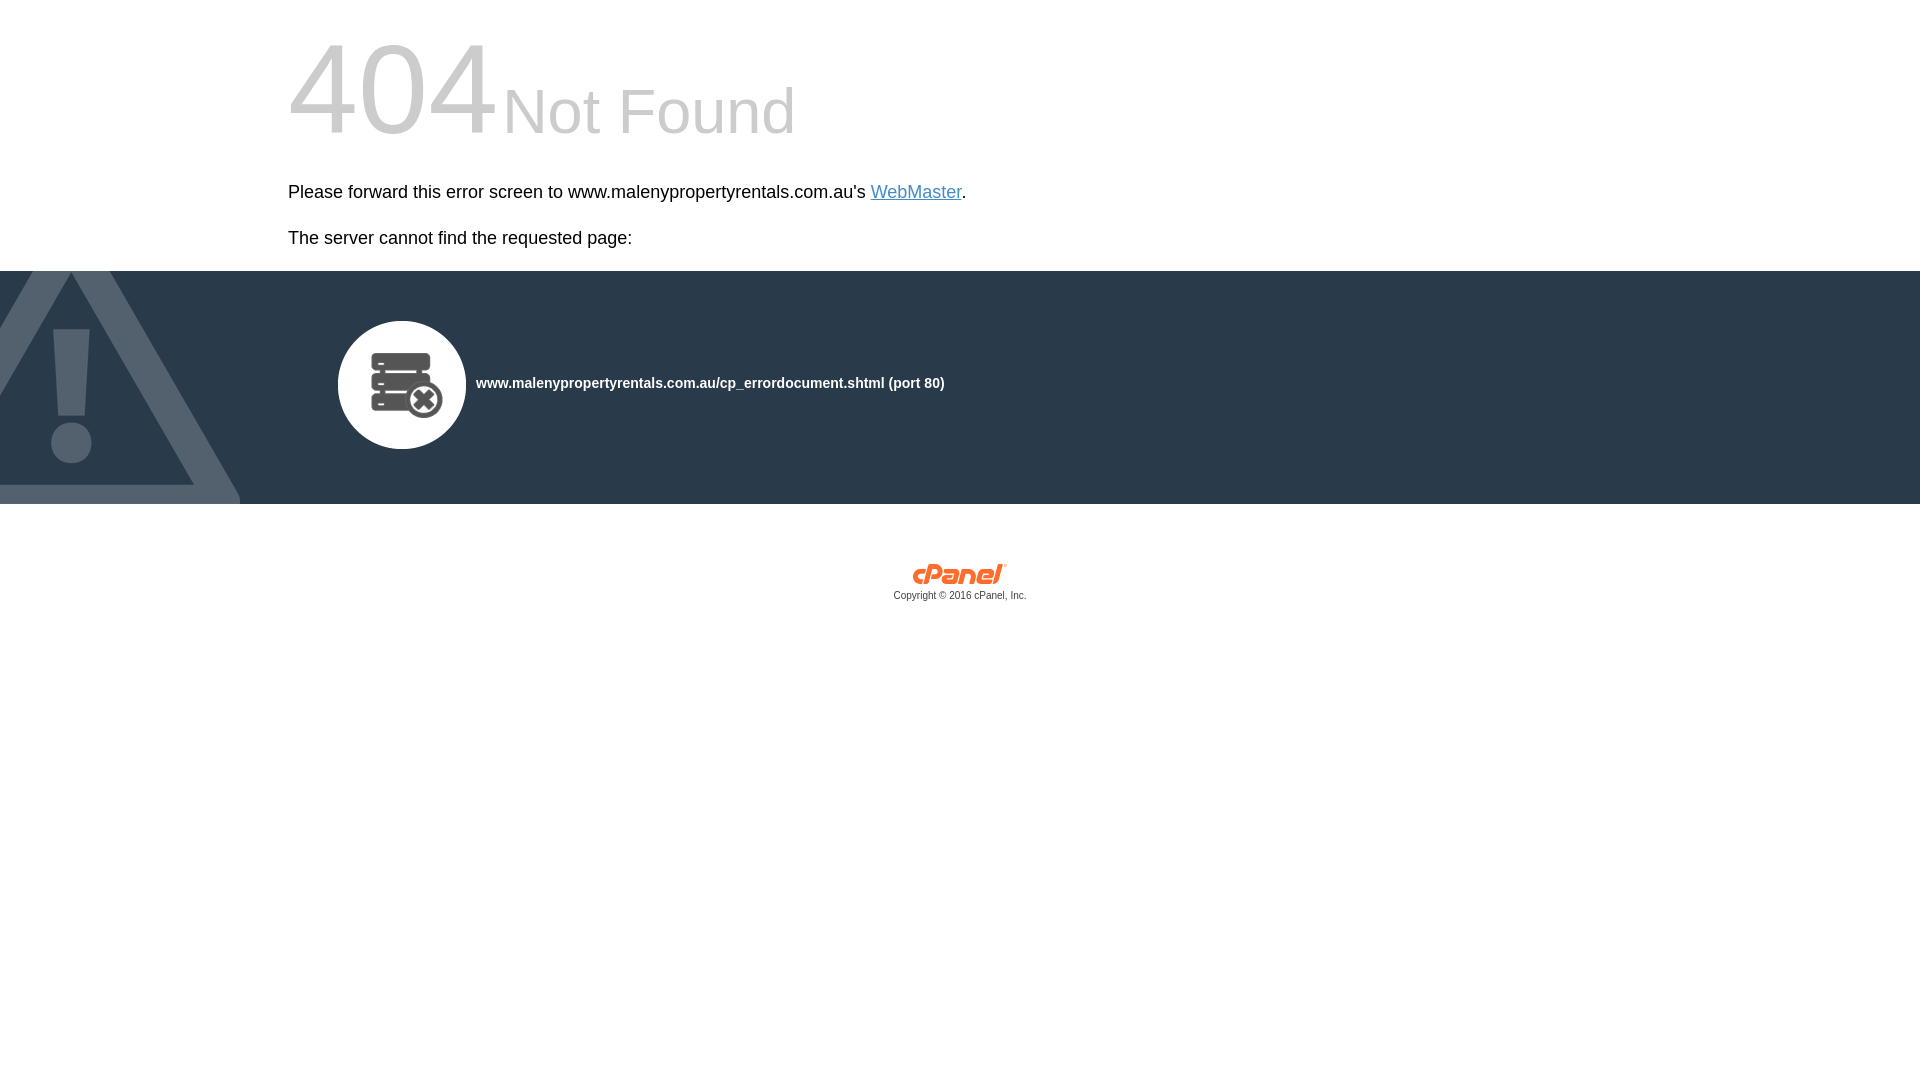 This screenshot has height=1080, width=1920. Describe the element at coordinates (915, 192) in the screenshot. I see `'WebMaster'` at that location.